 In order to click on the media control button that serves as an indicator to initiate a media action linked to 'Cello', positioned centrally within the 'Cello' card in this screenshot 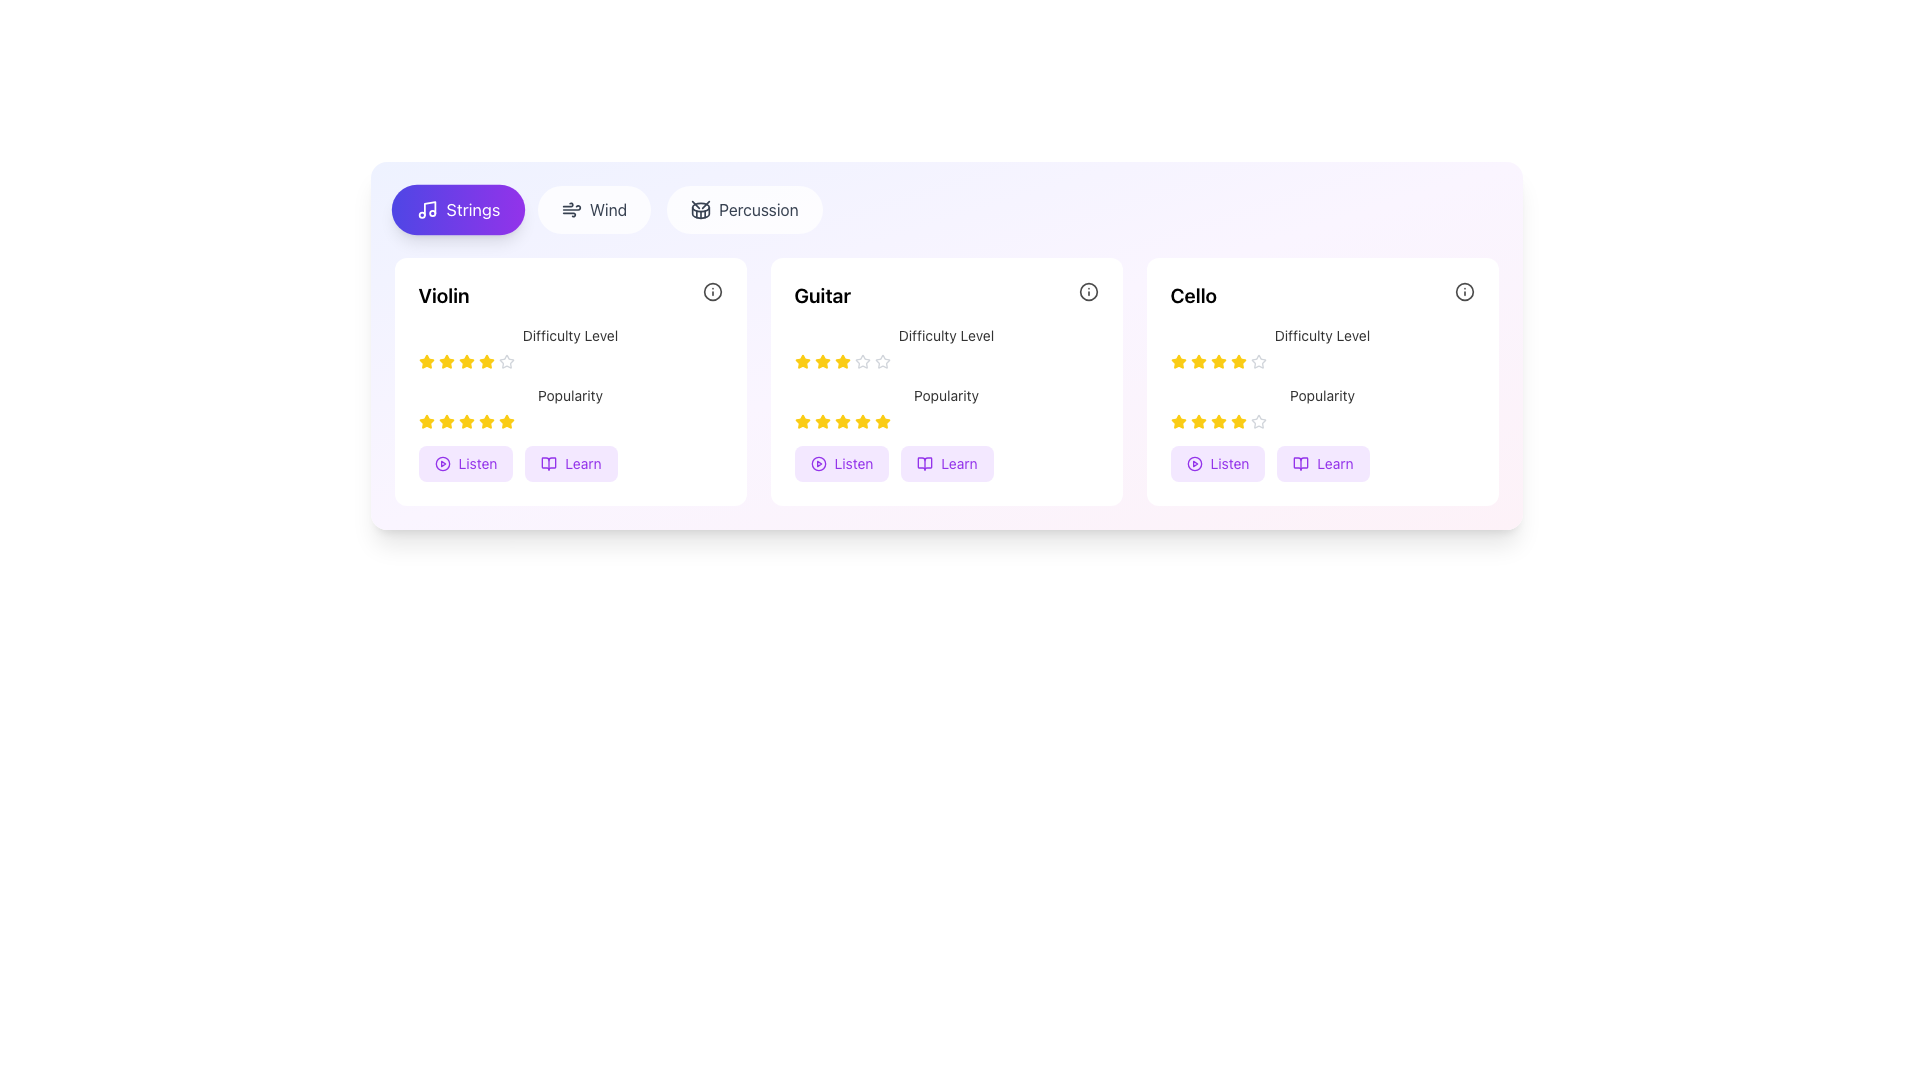, I will do `click(1194, 463)`.